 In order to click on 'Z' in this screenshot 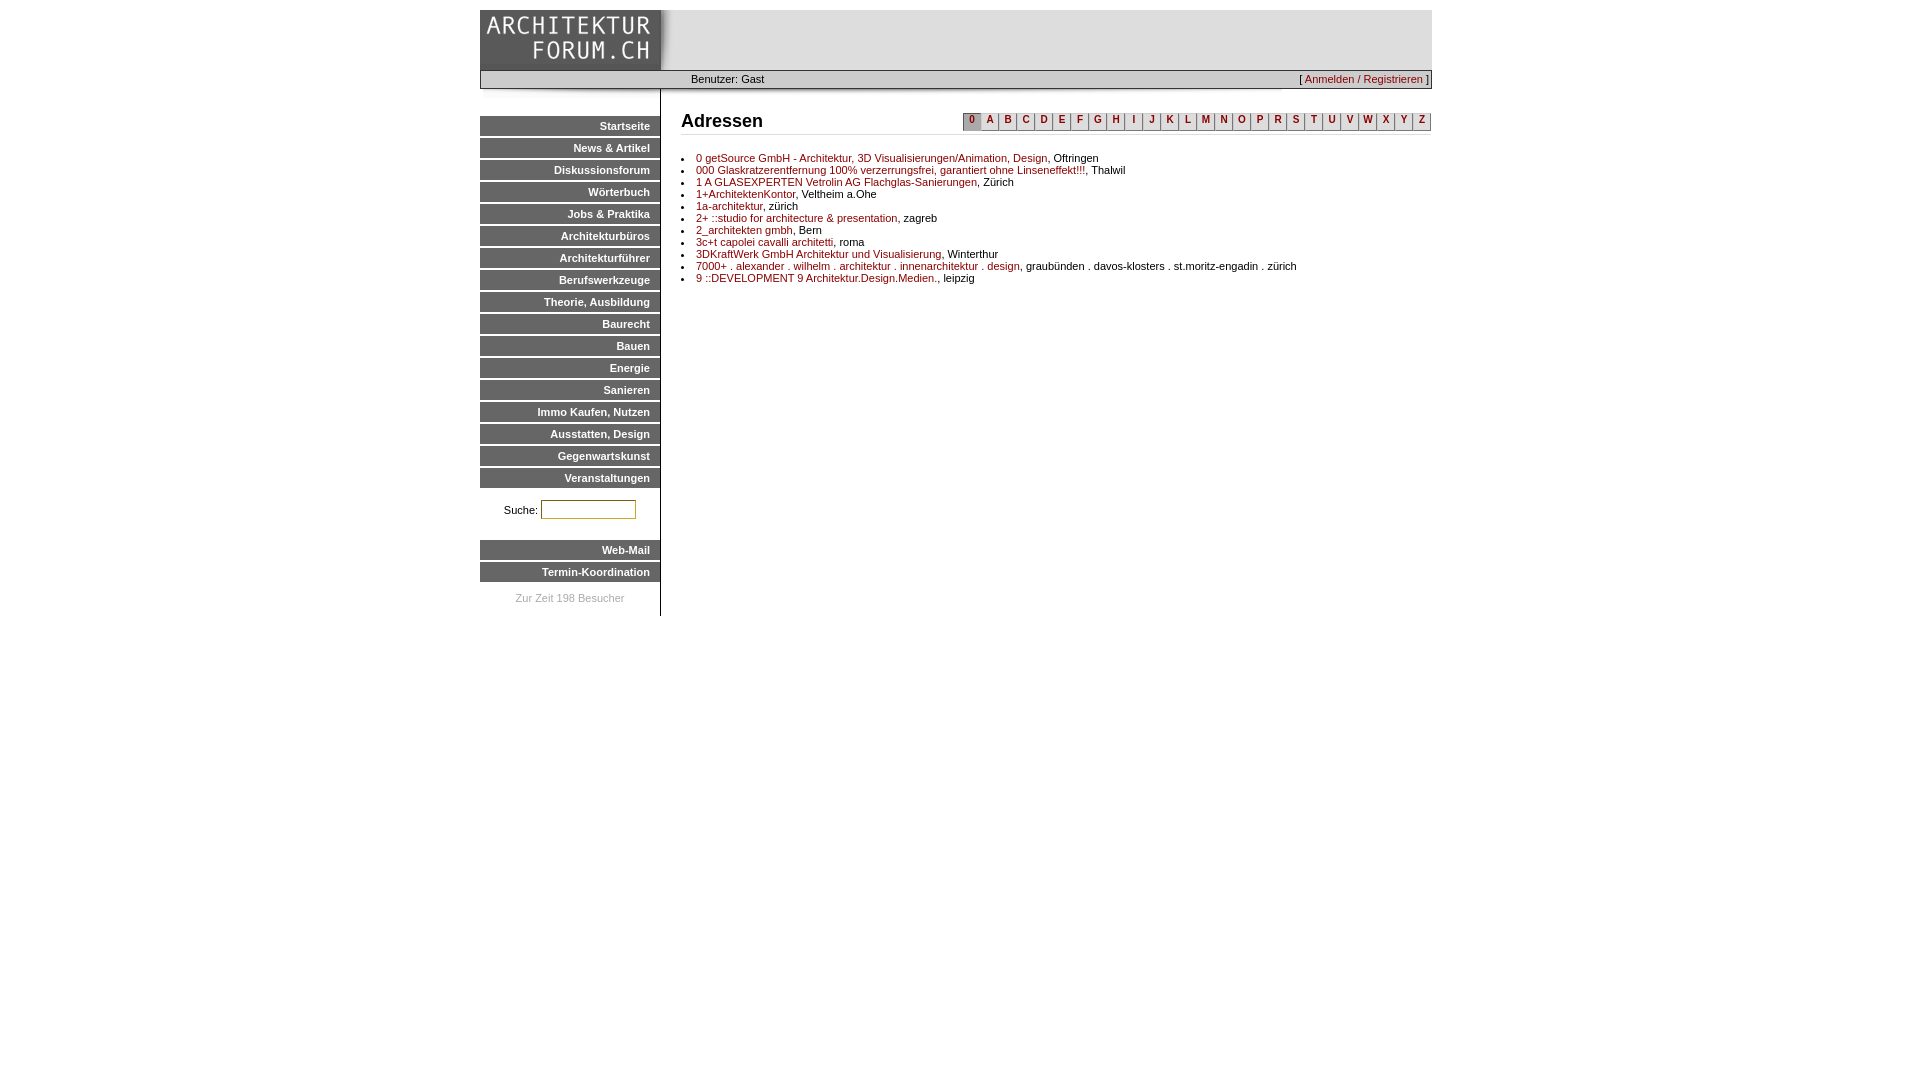, I will do `click(1420, 122)`.